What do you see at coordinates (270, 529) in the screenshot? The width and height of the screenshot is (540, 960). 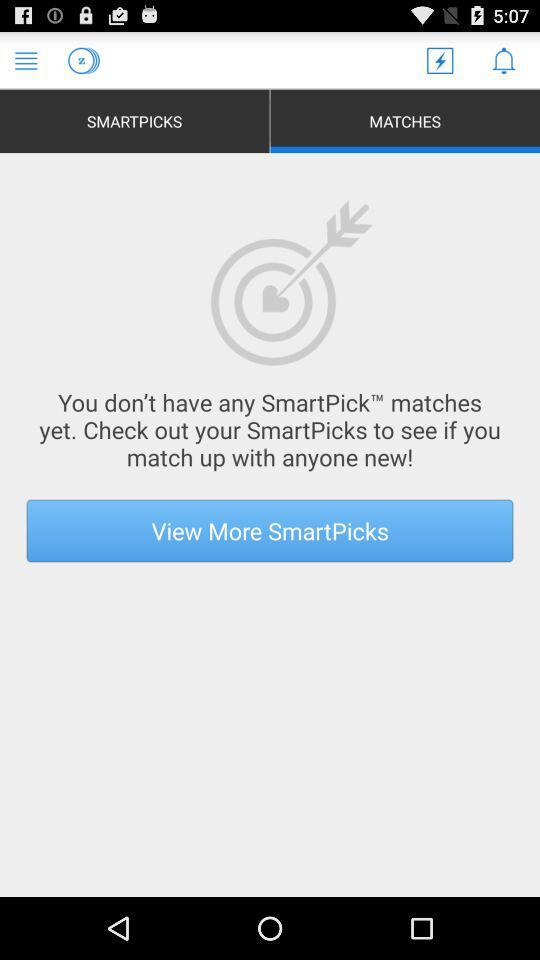 I see `icon below the you don t` at bounding box center [270, 529].